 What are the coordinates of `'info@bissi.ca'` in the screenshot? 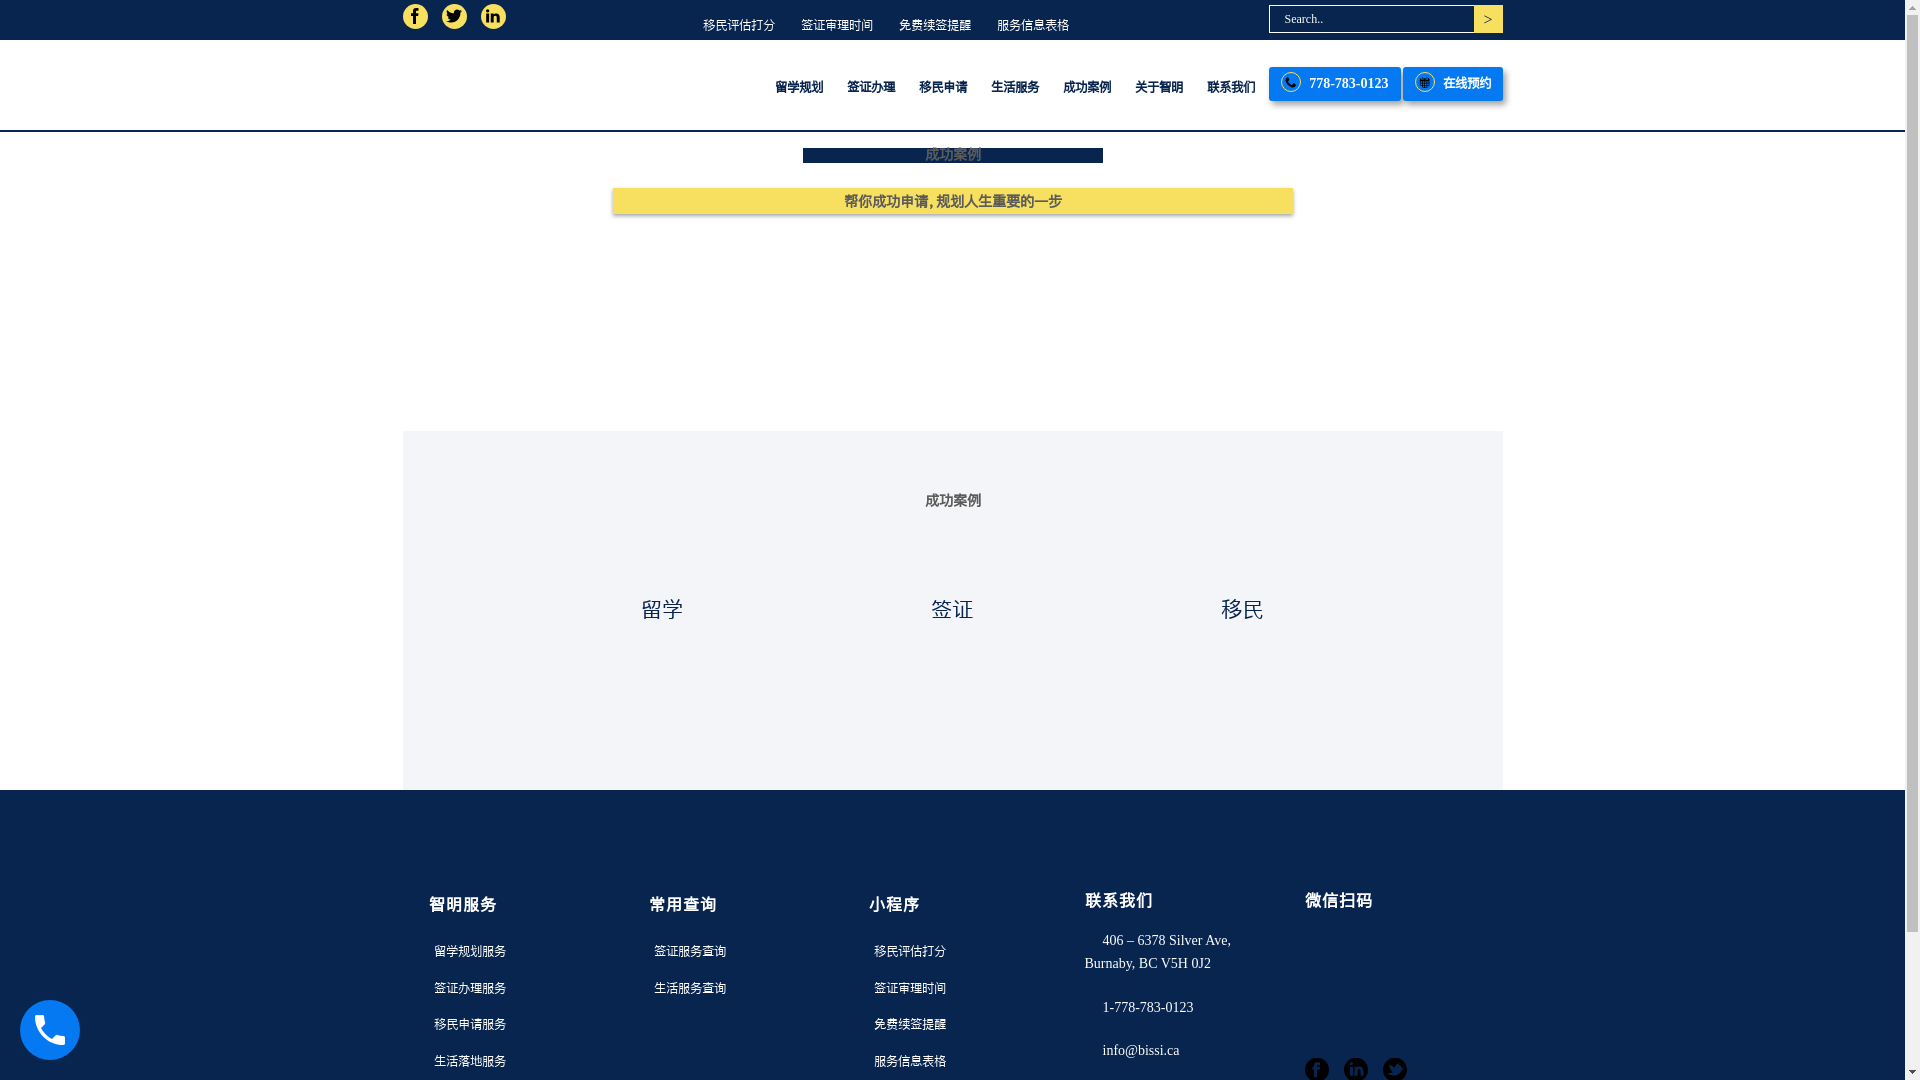 It's located at (1131, 1048).